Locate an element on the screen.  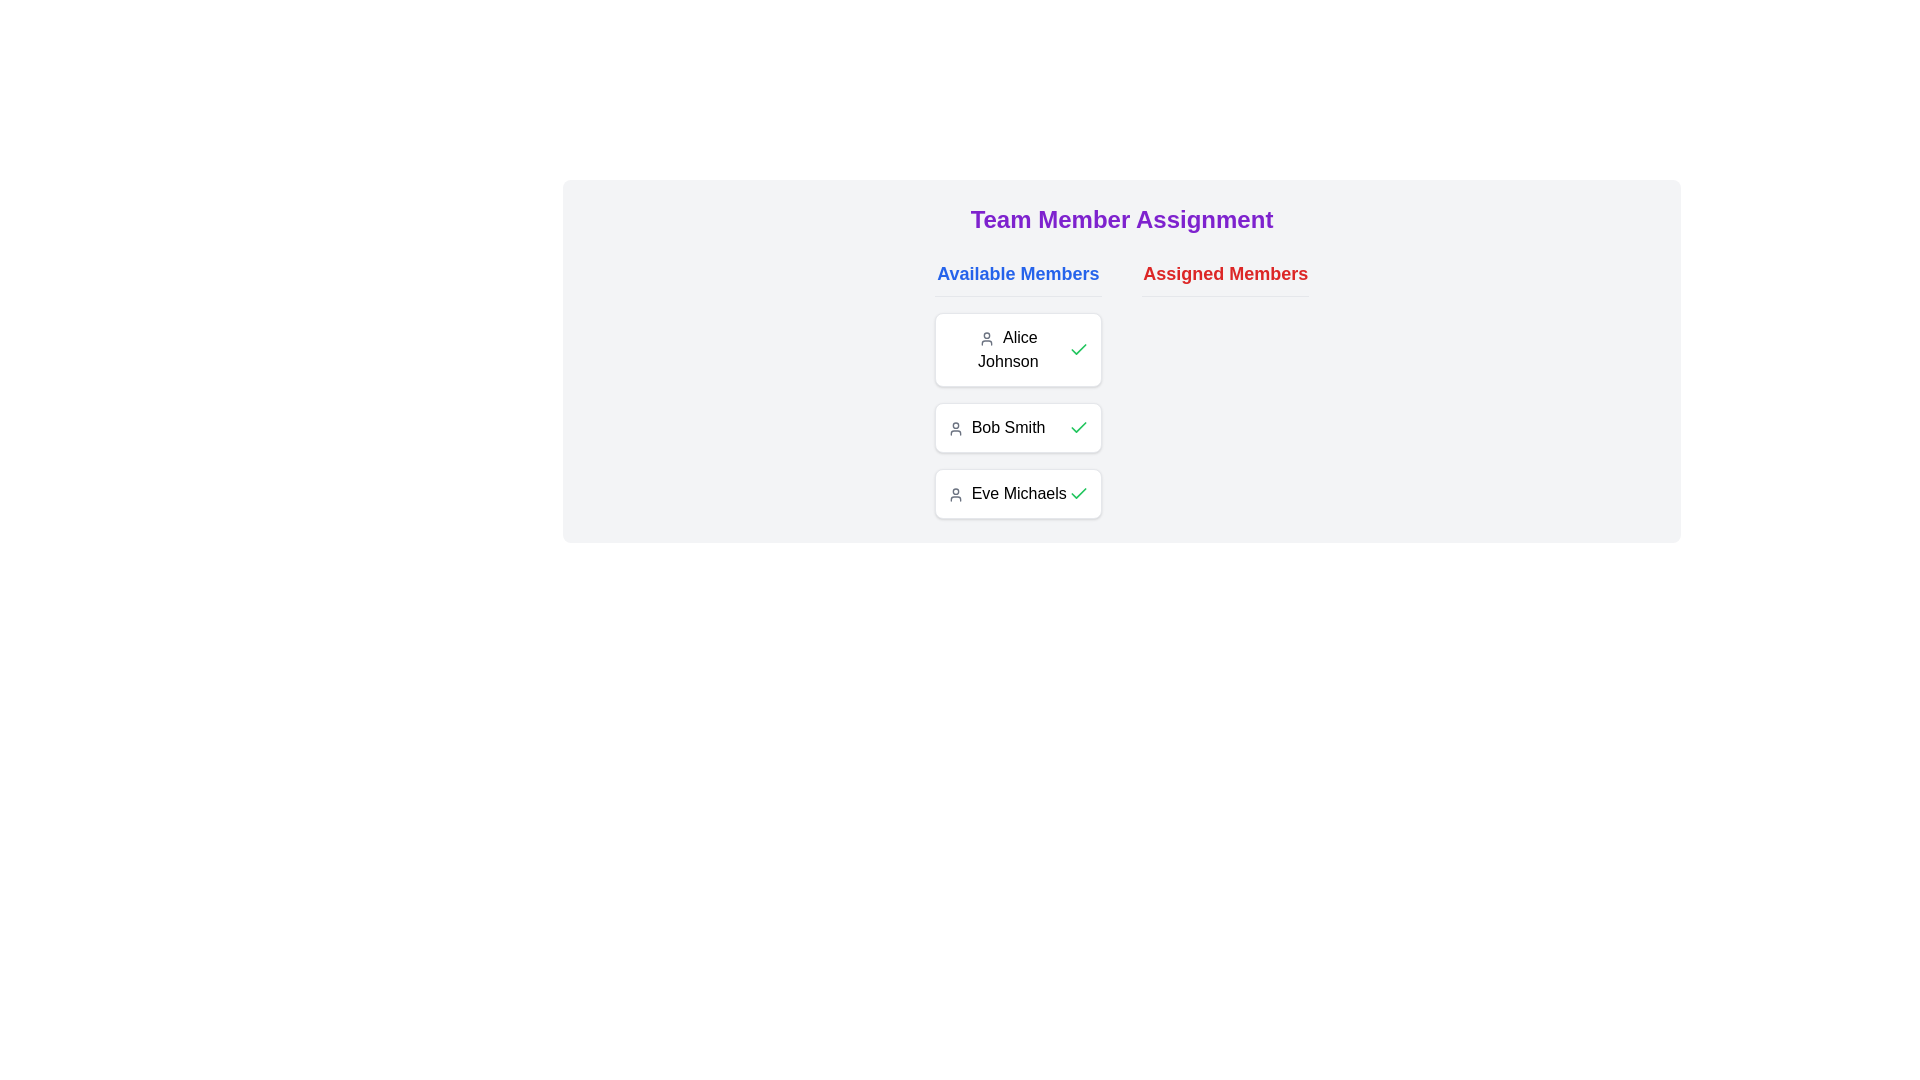
the user profile icon for 'Alice Johnson', which is located to the left of the text label and visually represents the user's account is located at coordinates (987, 337).